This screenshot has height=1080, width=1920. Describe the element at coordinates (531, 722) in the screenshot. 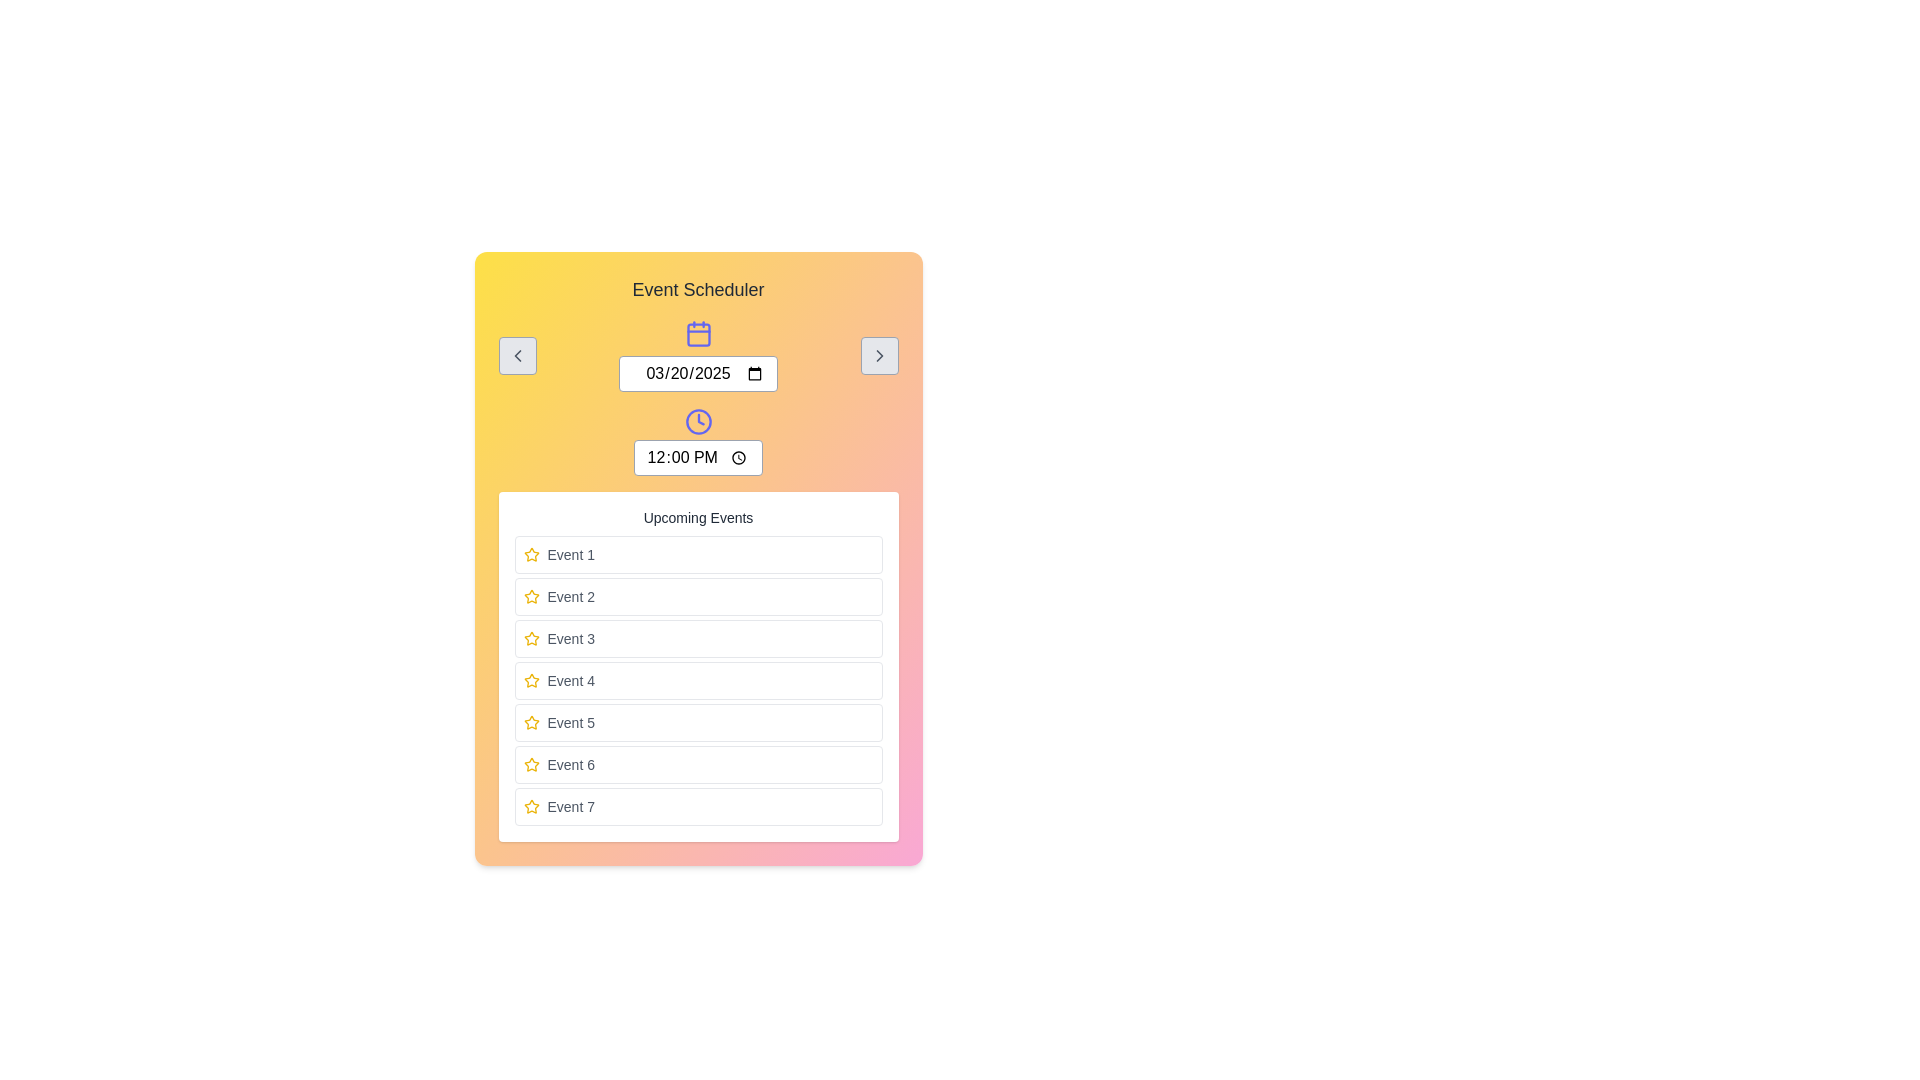

I see `the star icon located to the left of 'Event 5' in the fifth row of the 'Upcoming Events' list` at that location.